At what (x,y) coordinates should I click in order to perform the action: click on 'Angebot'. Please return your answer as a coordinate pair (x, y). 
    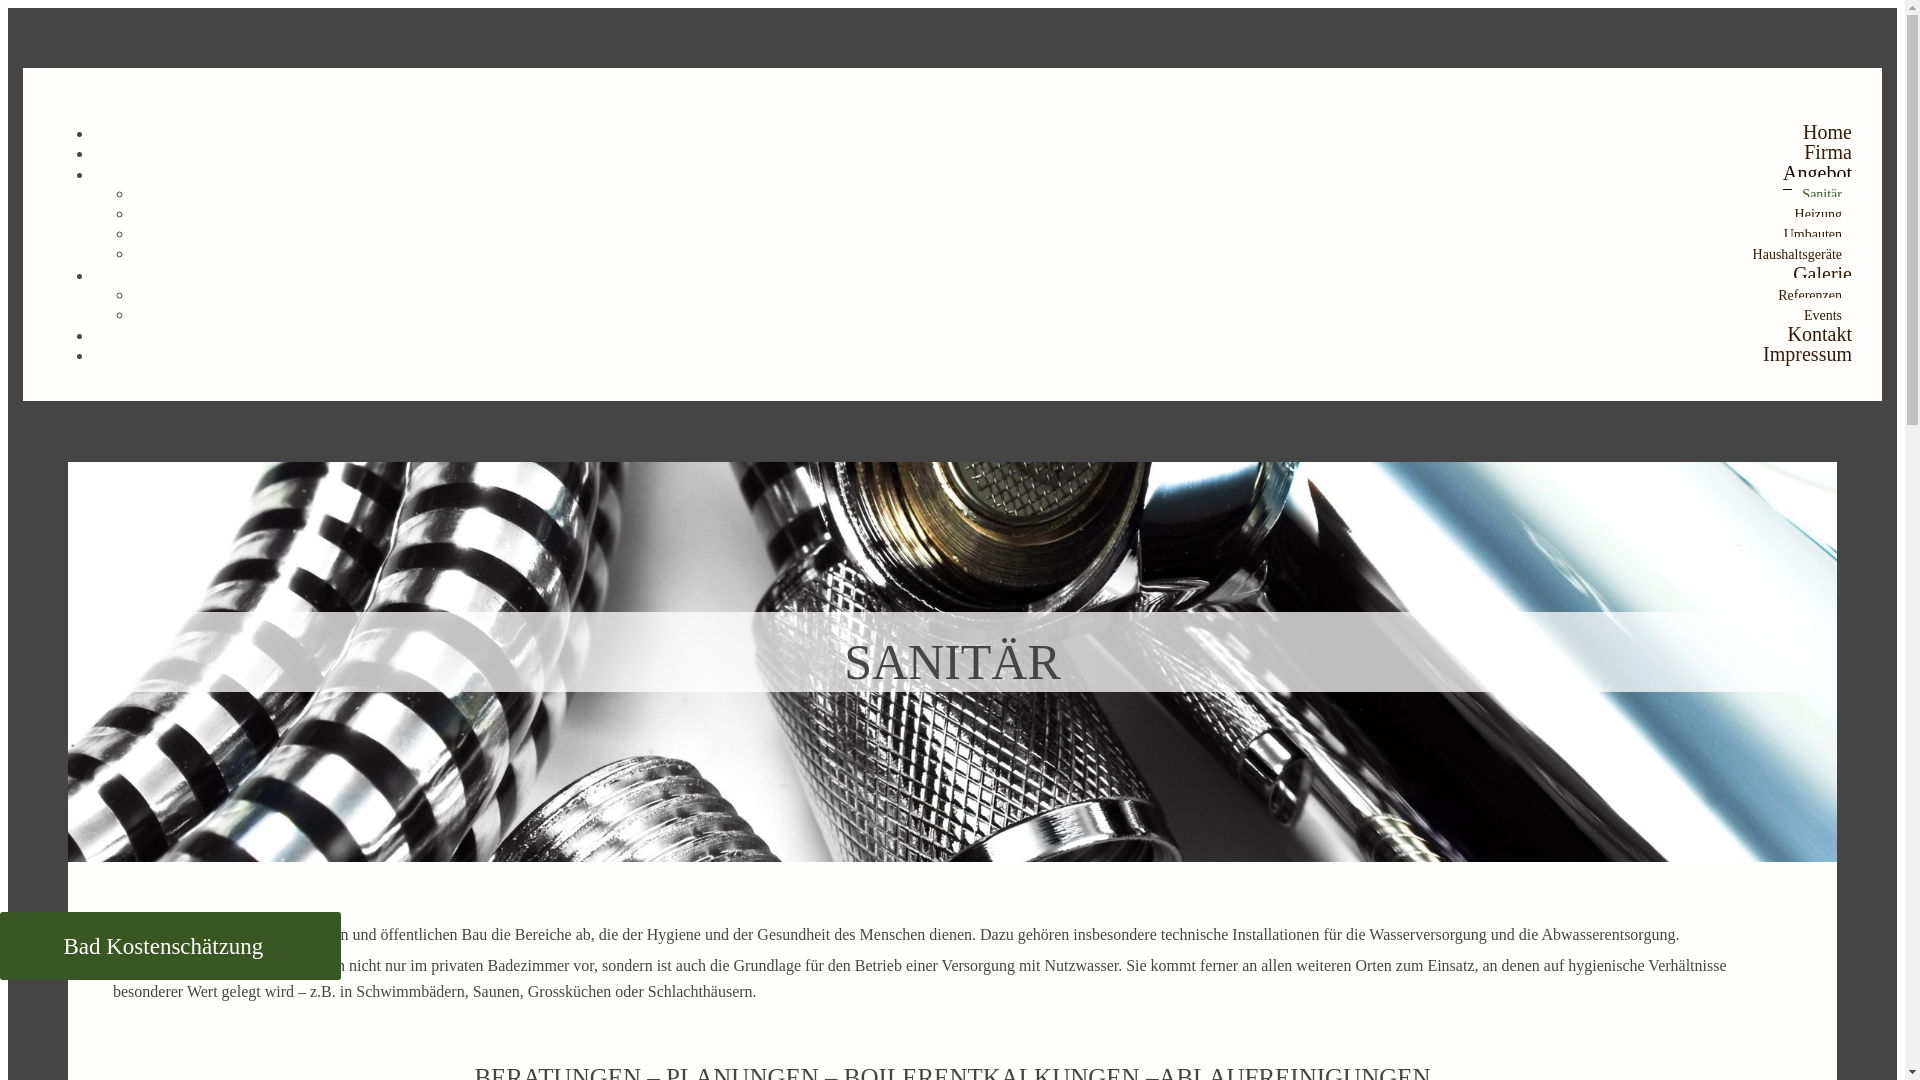
    Looking at the image, I should click on (1782, 172).